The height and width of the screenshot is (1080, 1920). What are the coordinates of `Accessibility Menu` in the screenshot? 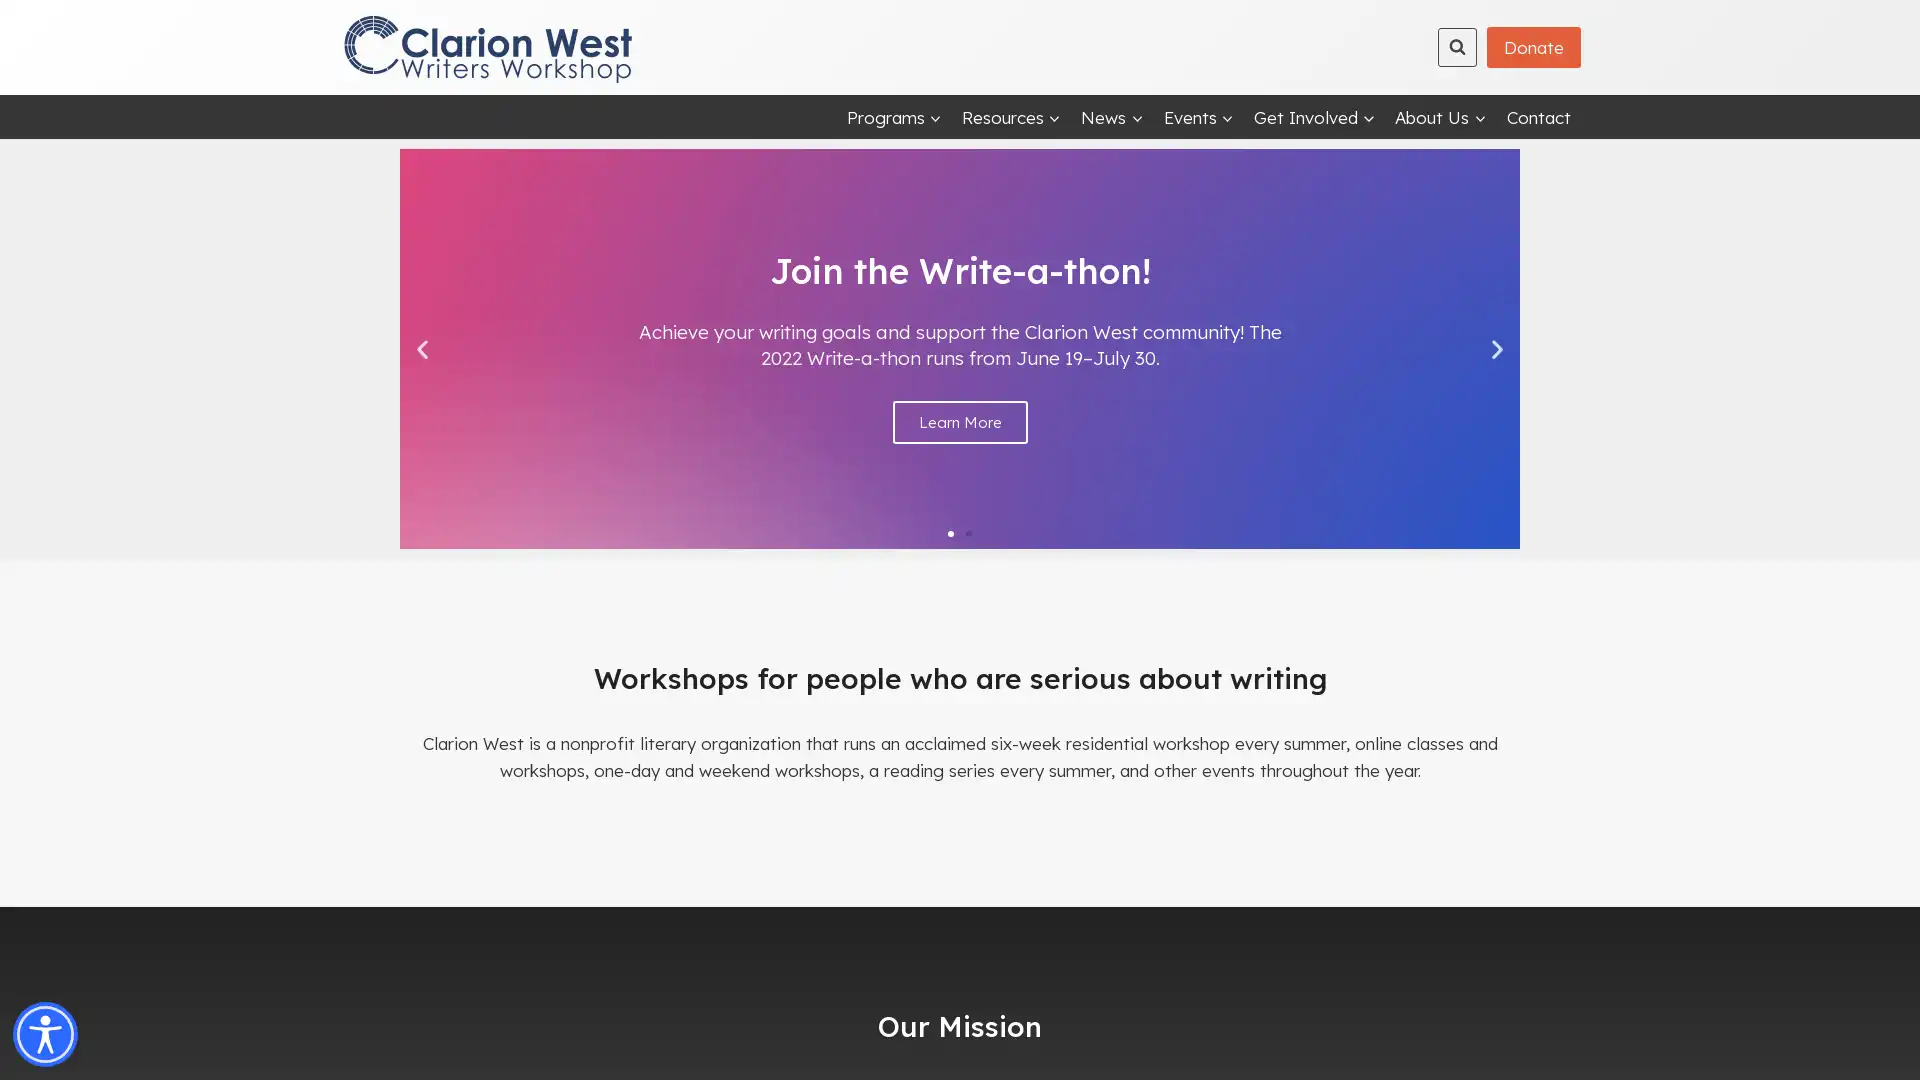 It's located at (45, 1034).